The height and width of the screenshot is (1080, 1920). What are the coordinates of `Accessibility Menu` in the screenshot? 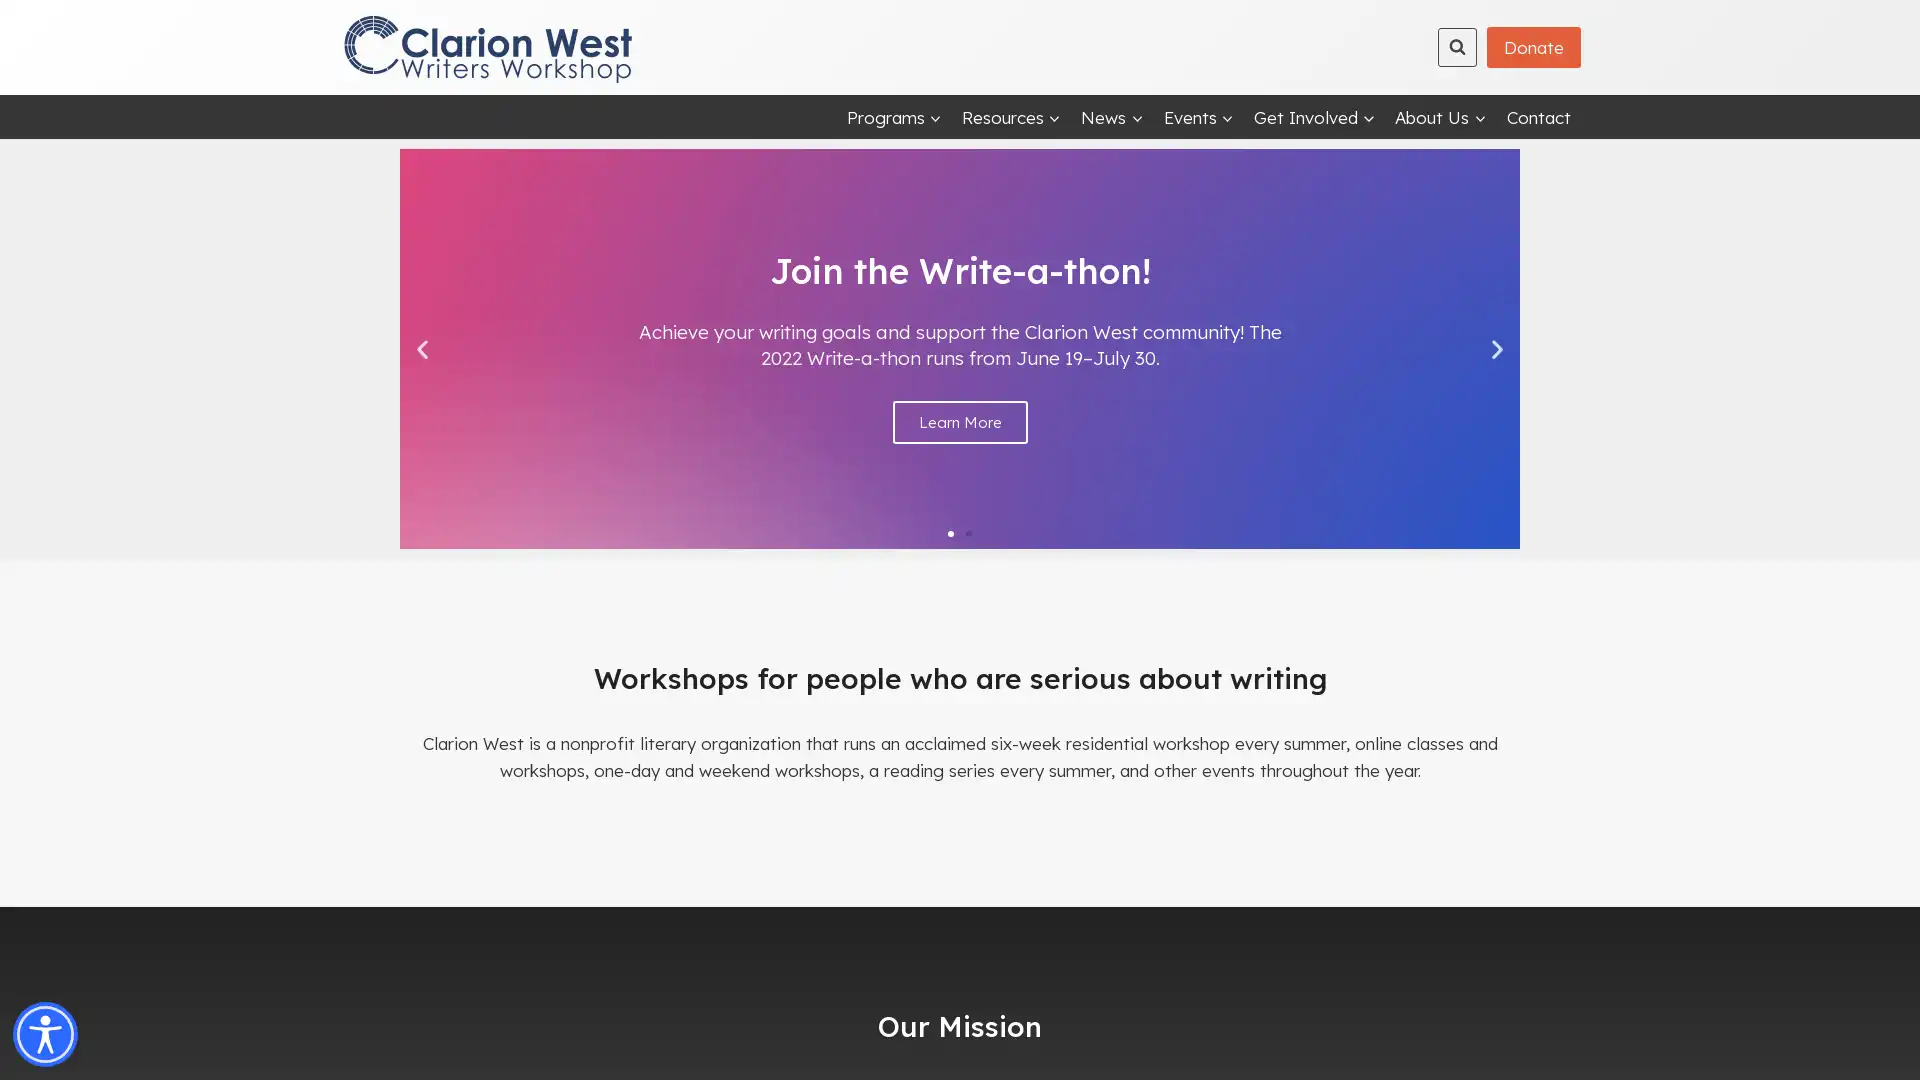 It's located at (45, 1034).